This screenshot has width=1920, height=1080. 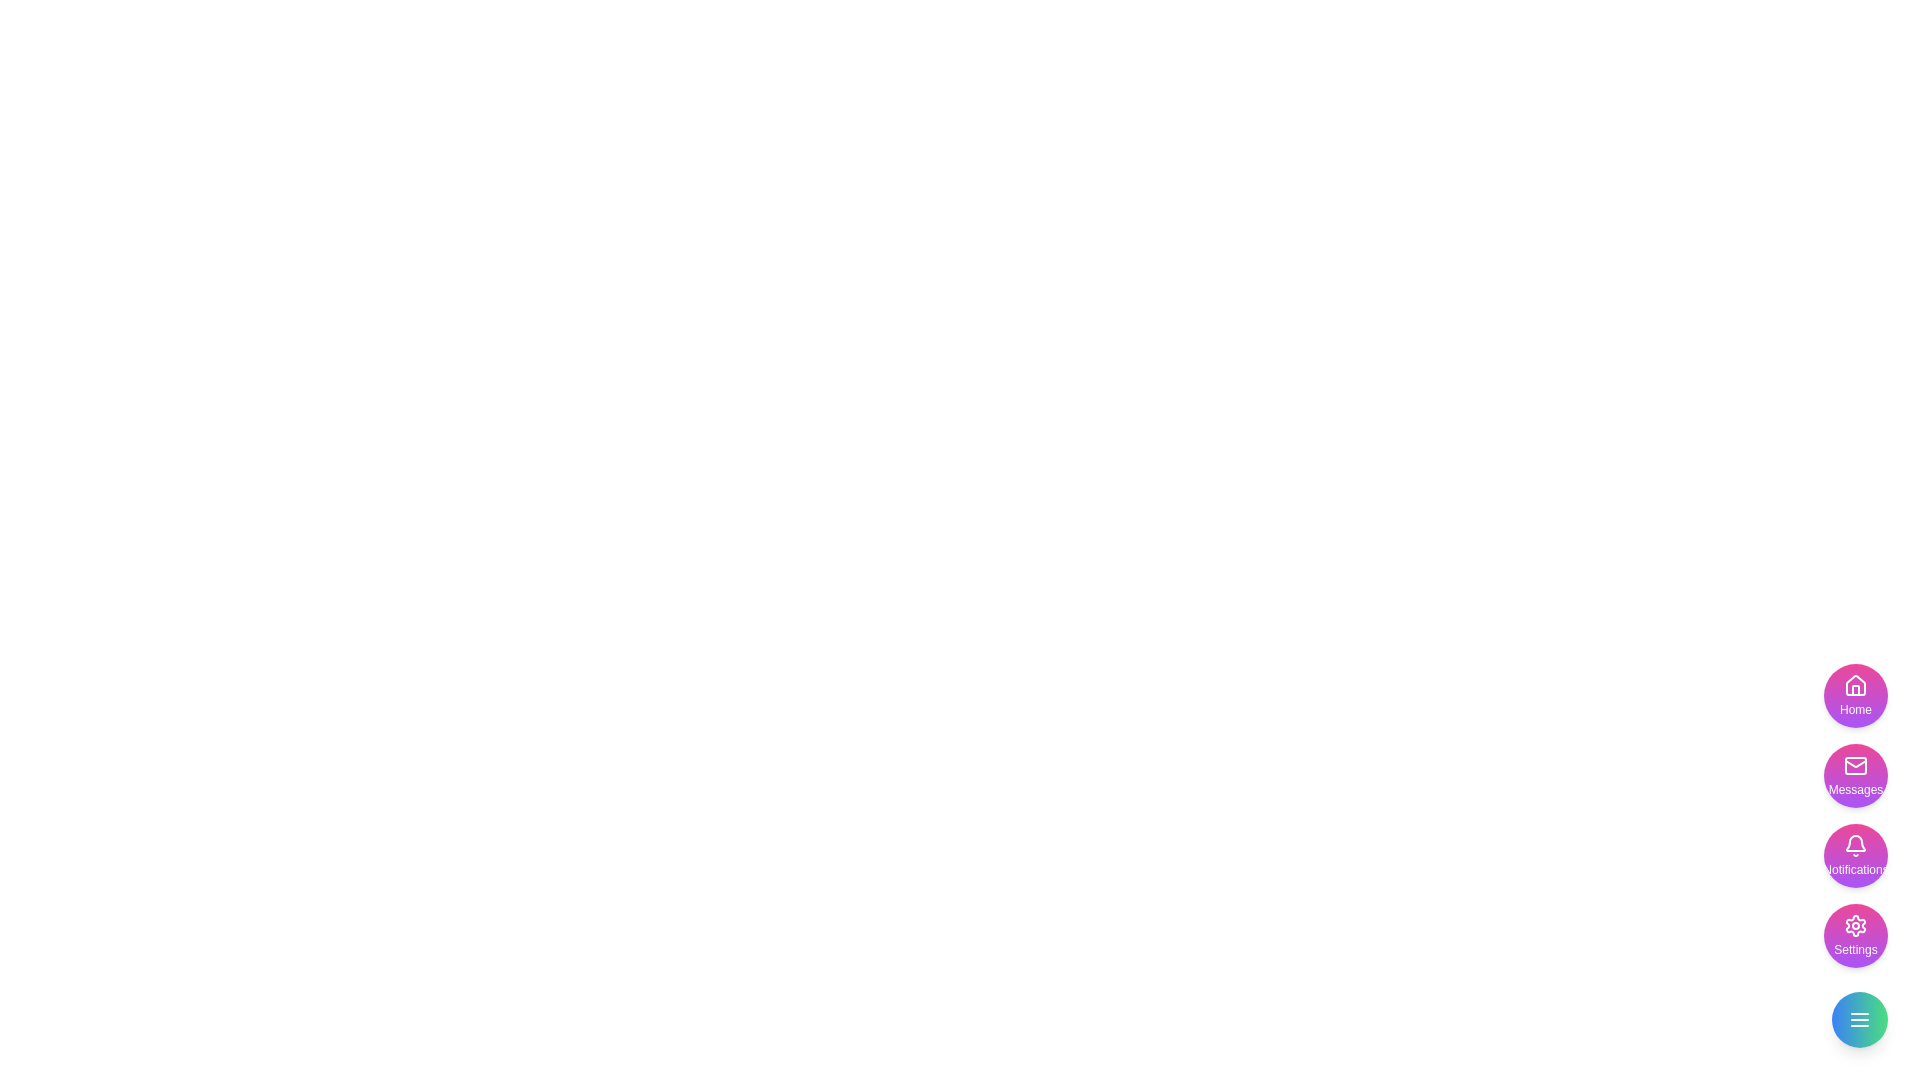 I want to click on the circular button with a menu icon, so click(x=1859, y=1019).